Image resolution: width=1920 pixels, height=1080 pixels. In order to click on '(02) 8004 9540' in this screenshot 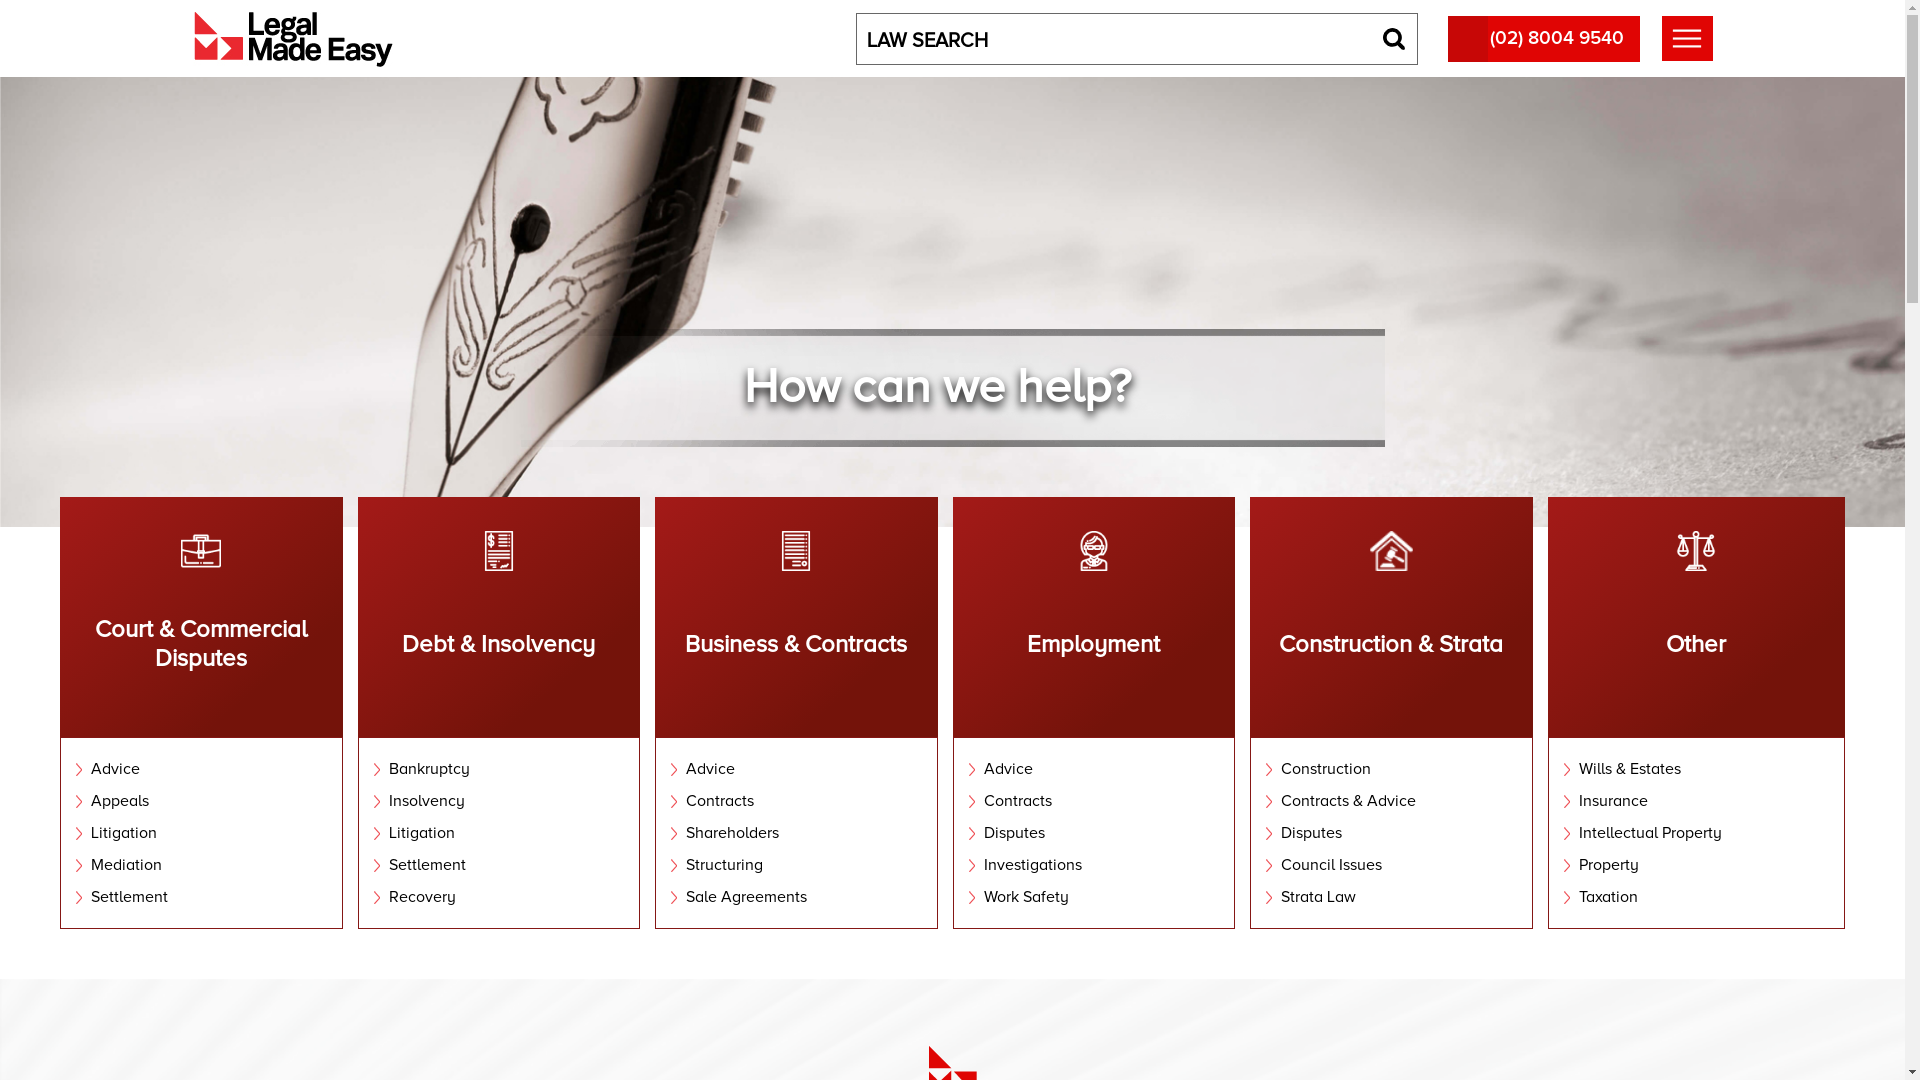, I will do `click(1543, 38)`.